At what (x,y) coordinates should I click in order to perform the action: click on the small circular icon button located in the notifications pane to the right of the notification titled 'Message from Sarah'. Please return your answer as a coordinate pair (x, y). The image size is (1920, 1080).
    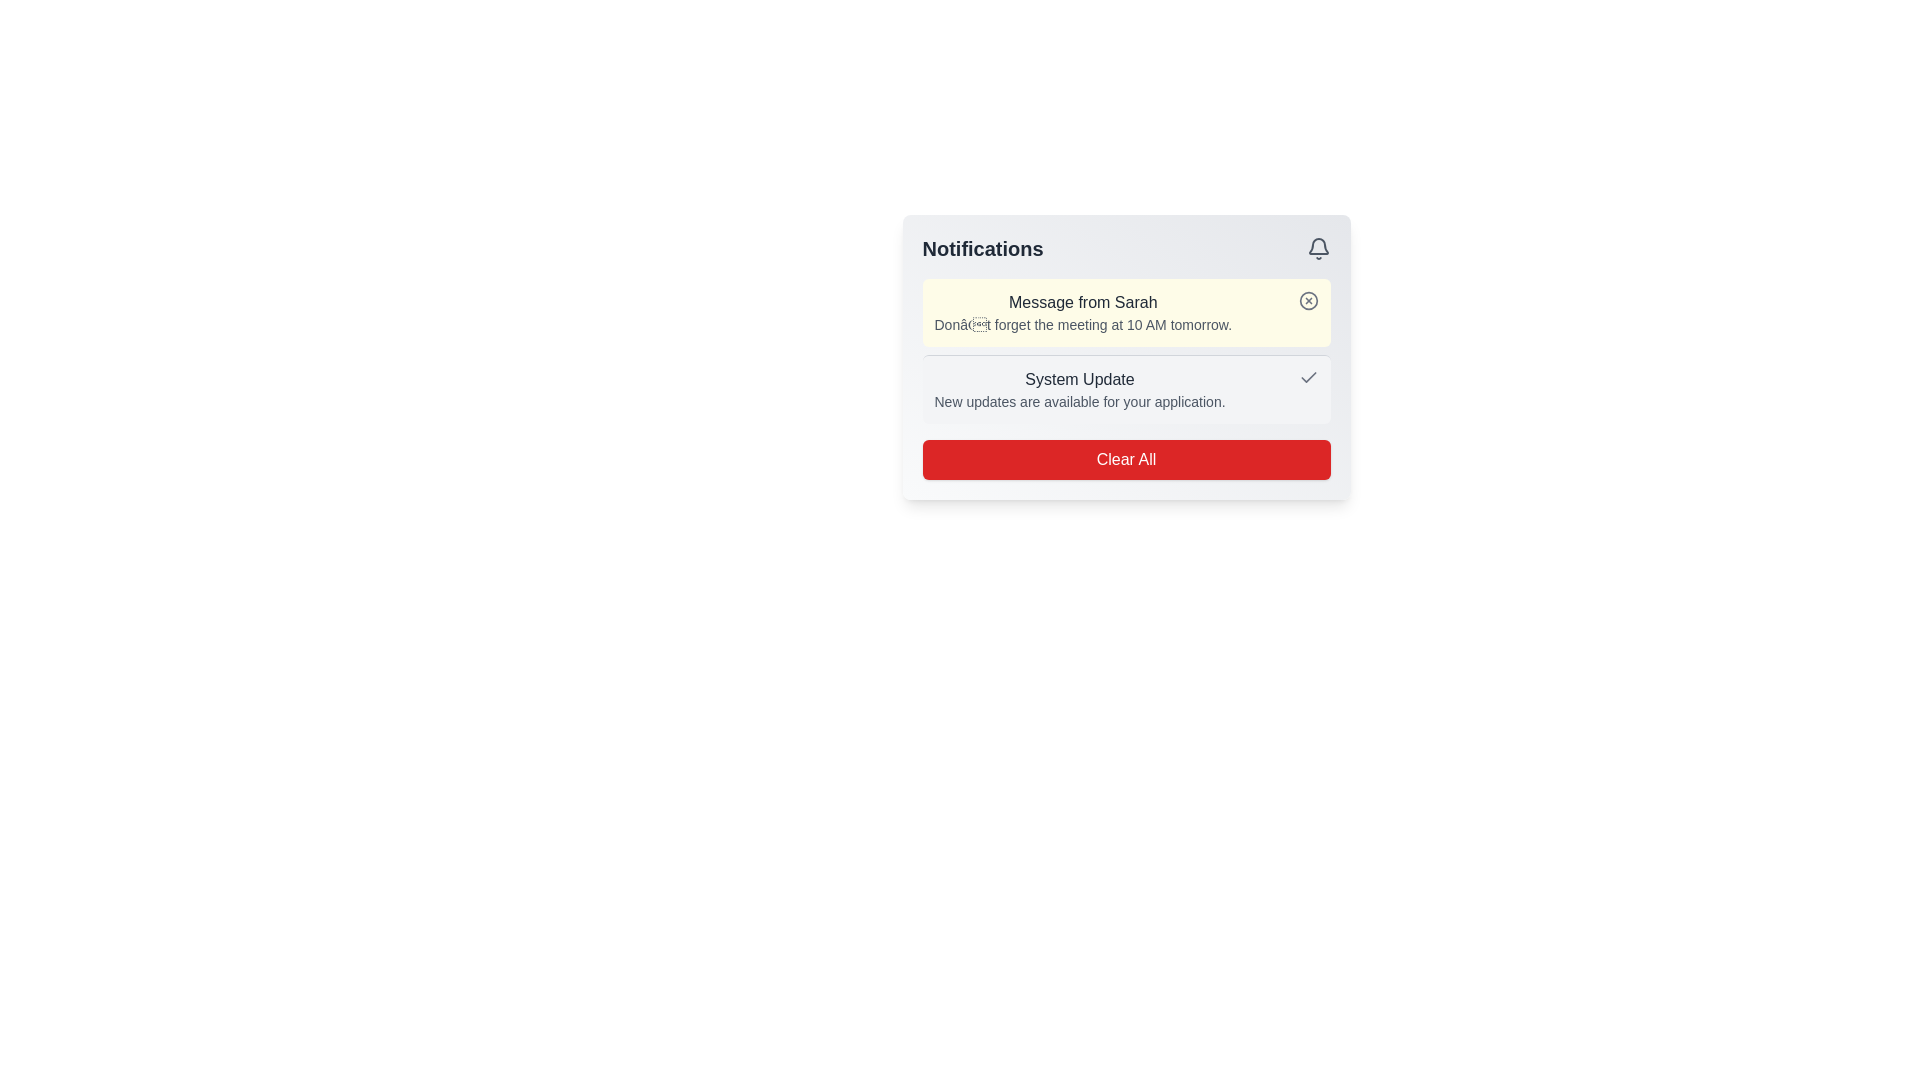
    Looking at the image, I should click on (1308, 300).